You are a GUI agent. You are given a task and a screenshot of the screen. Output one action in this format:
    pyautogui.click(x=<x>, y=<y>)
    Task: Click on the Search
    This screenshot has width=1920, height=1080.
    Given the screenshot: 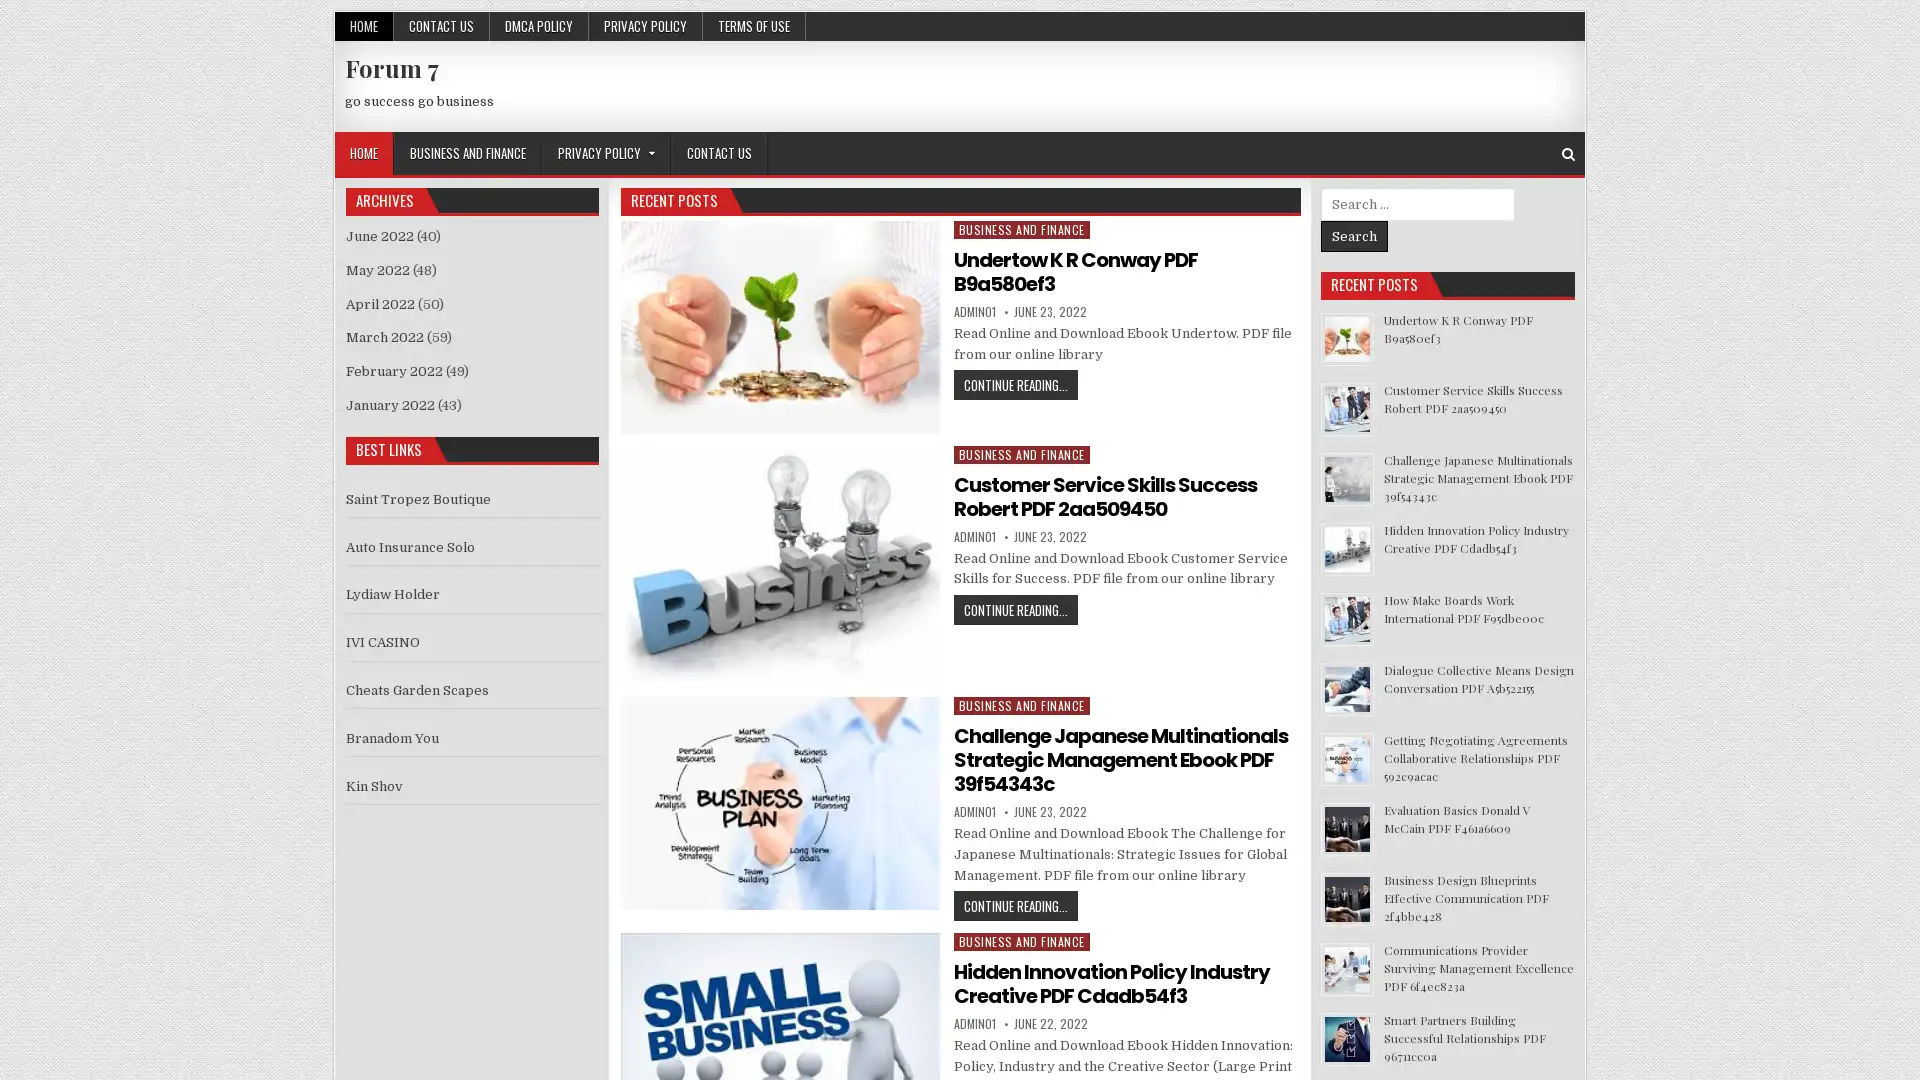 What is the action you would take?
    pyautogui.click(x=1354, y=235)
    